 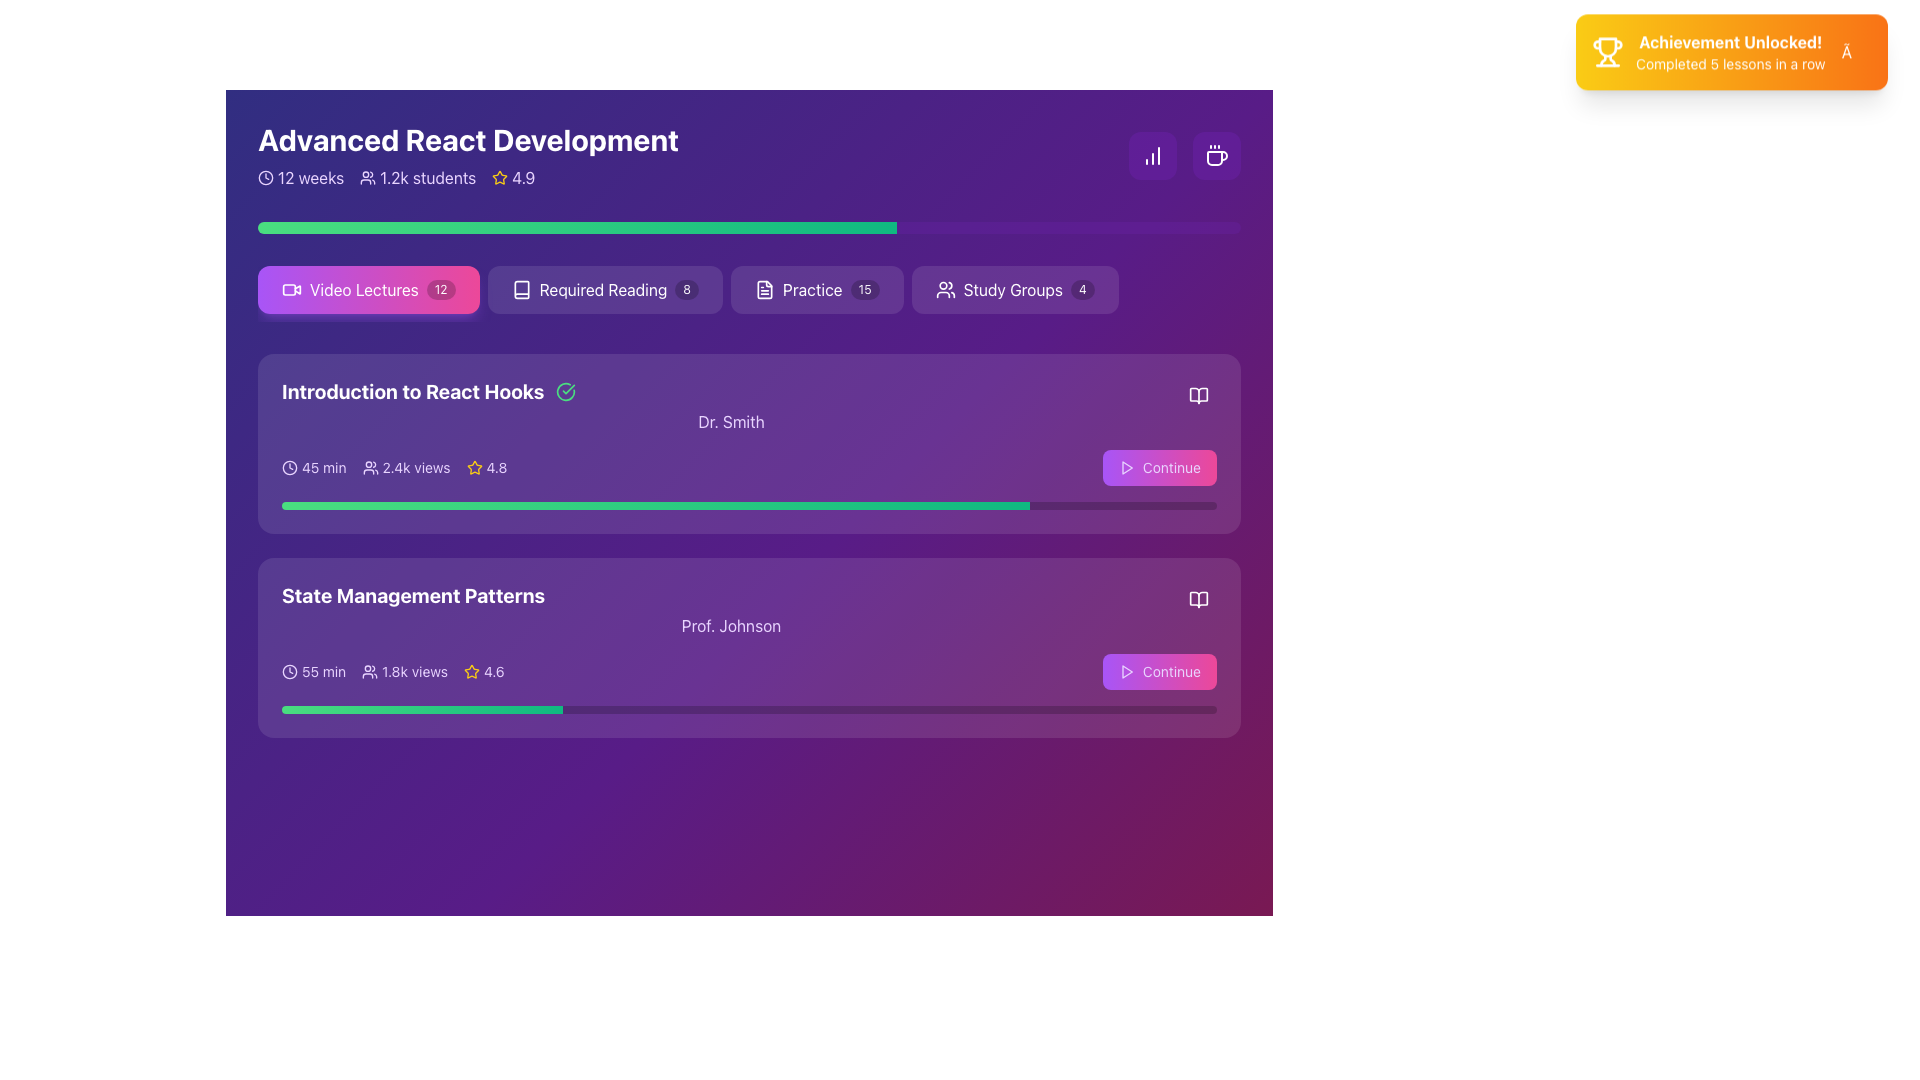 I want to click on the Notification badge displaying the number '4', located to the right of the 'Study Groups' label in the Study Groups menu, so click(x=1081, y=289).